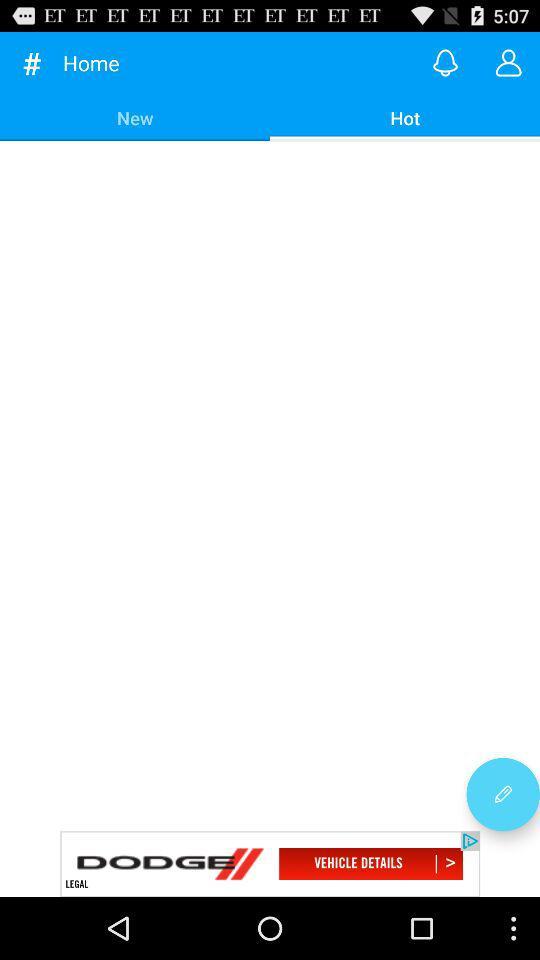 The image size is (540, 960). I want to click on click the profile option, so click(508, 62).